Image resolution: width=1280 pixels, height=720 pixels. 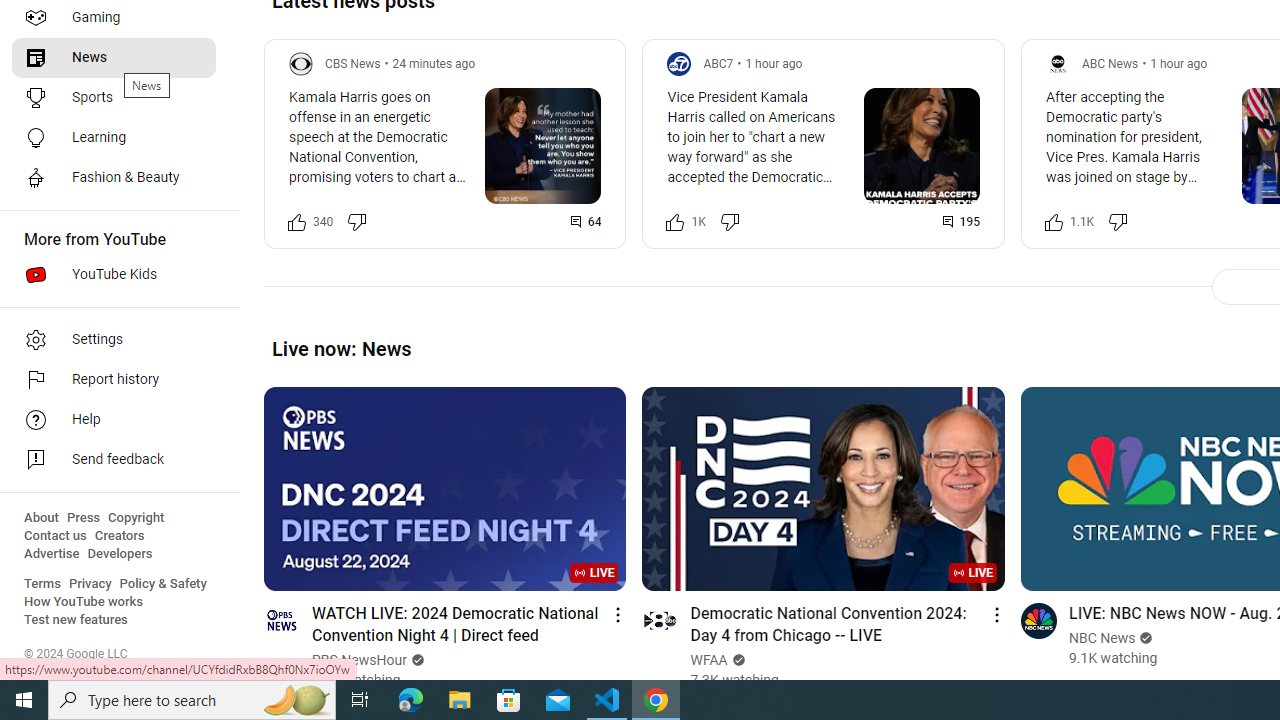 I want to click on 'Like this post along with 1,006 other people', so click(x=675, y=221).